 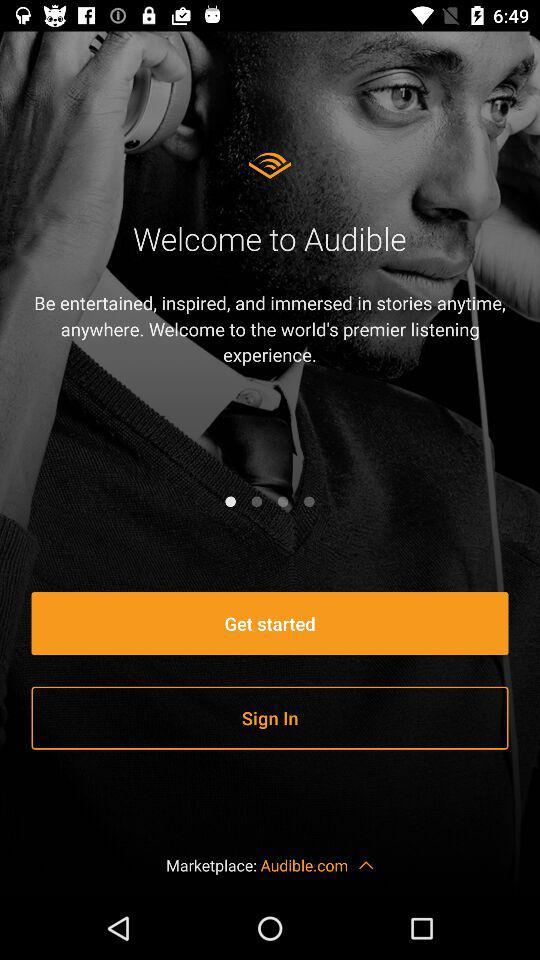 I want to click on next page, so click(x=256, y=500).